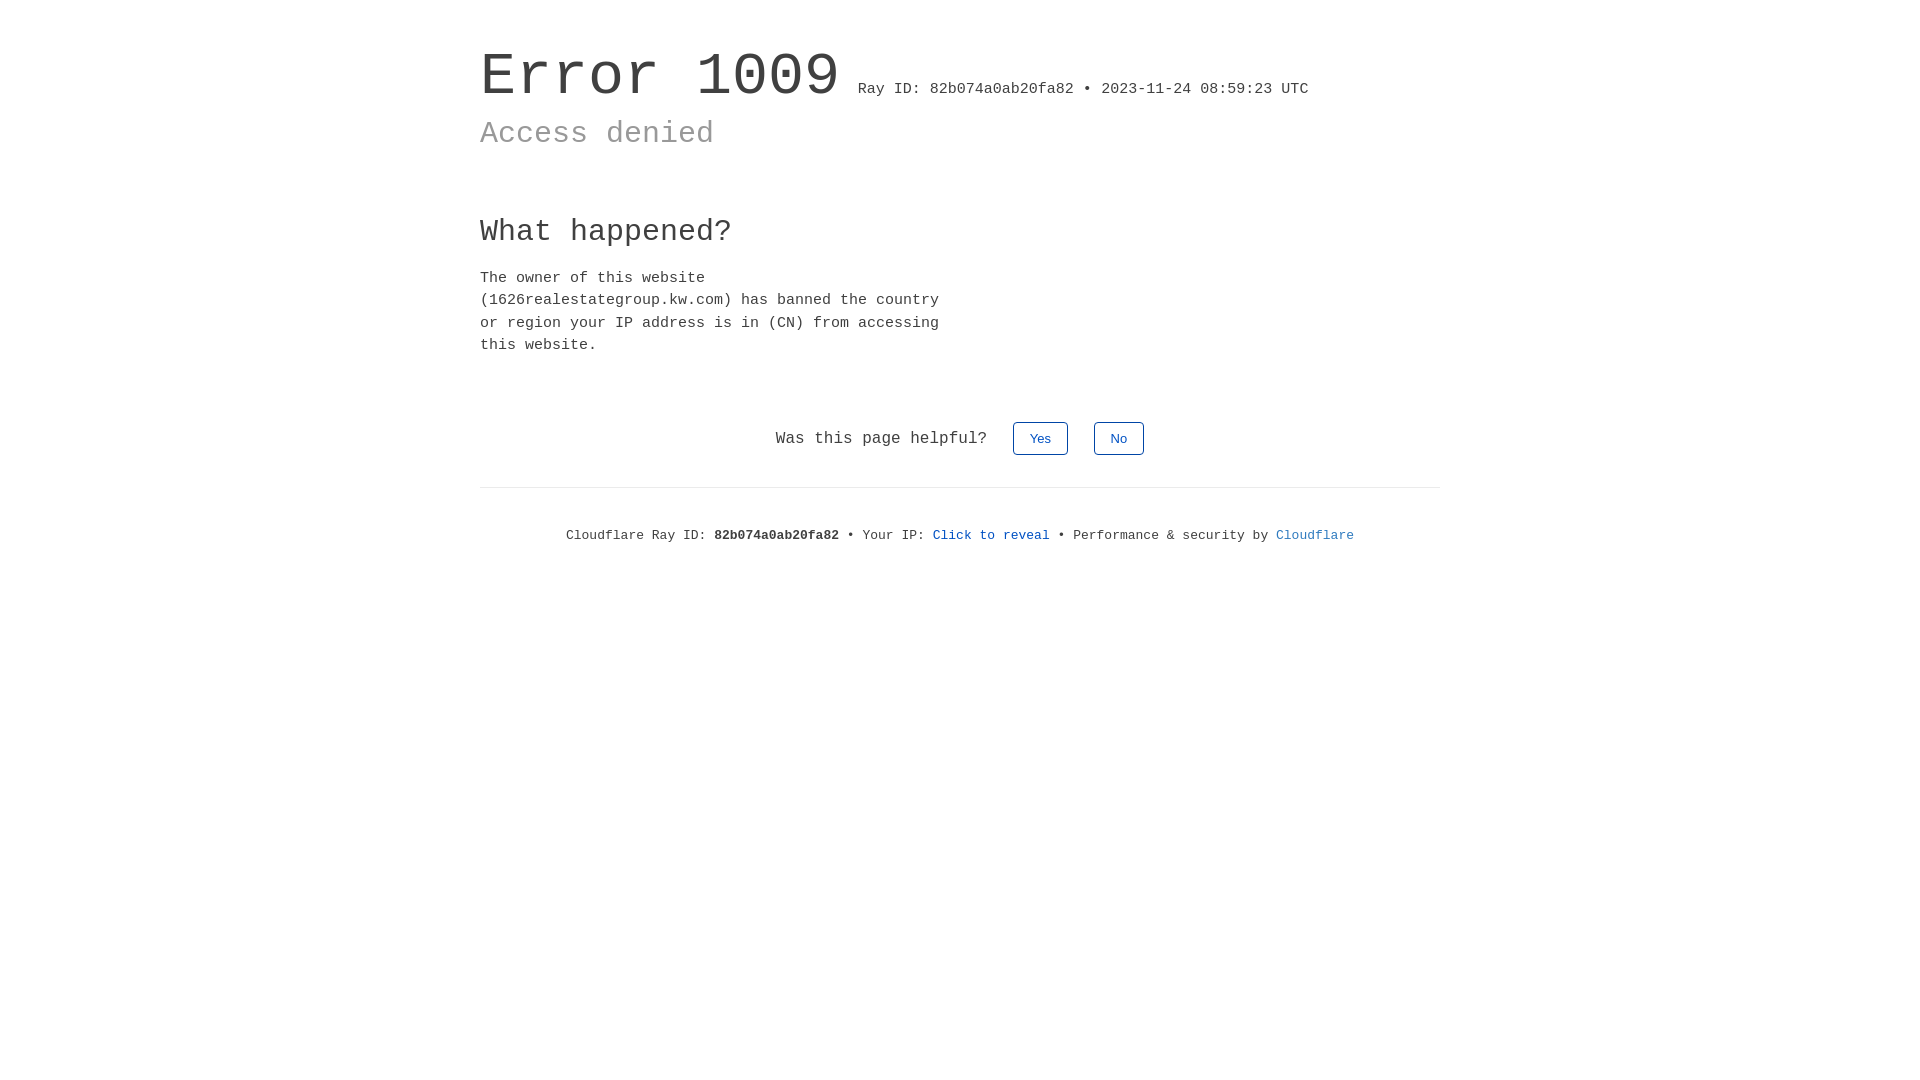 This screenshot has width=1920, height=1080. Describe the element at coordinates (991, 534) in the screenshot. I see `'Click to reveal'` at that location.